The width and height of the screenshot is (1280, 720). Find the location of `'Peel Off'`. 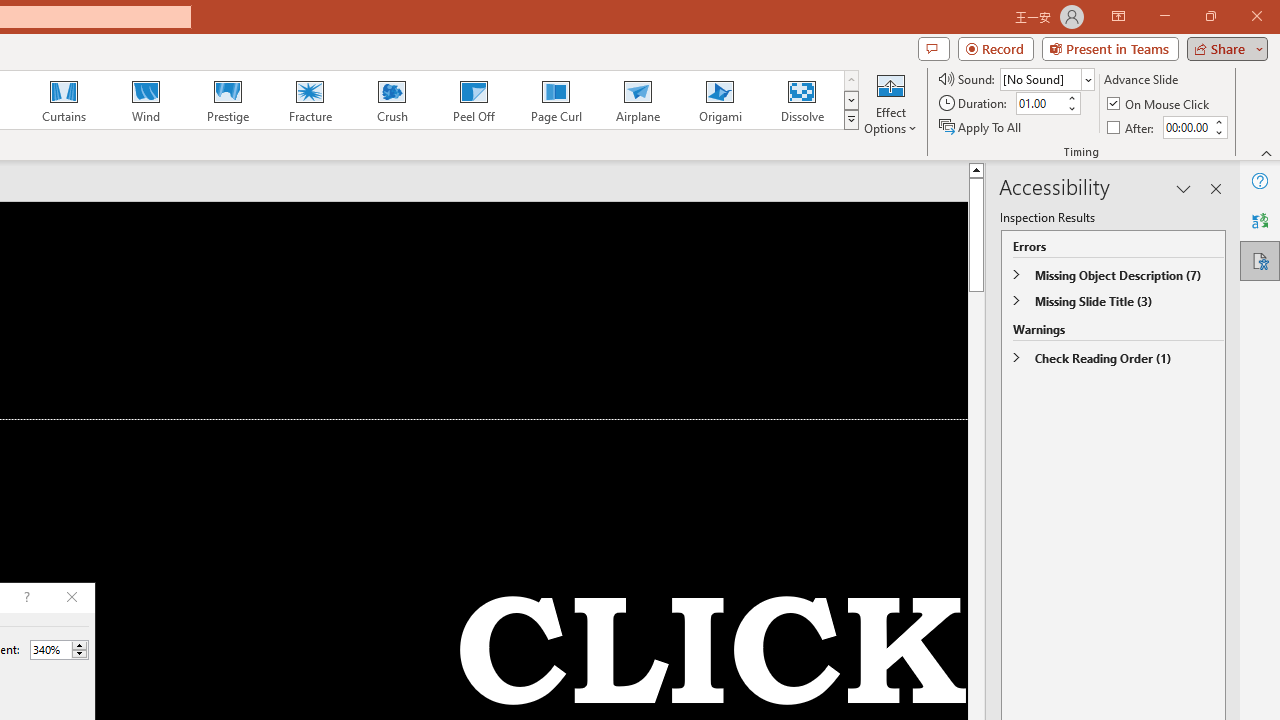

'Peel Off' is located at coordinates (472, 100).